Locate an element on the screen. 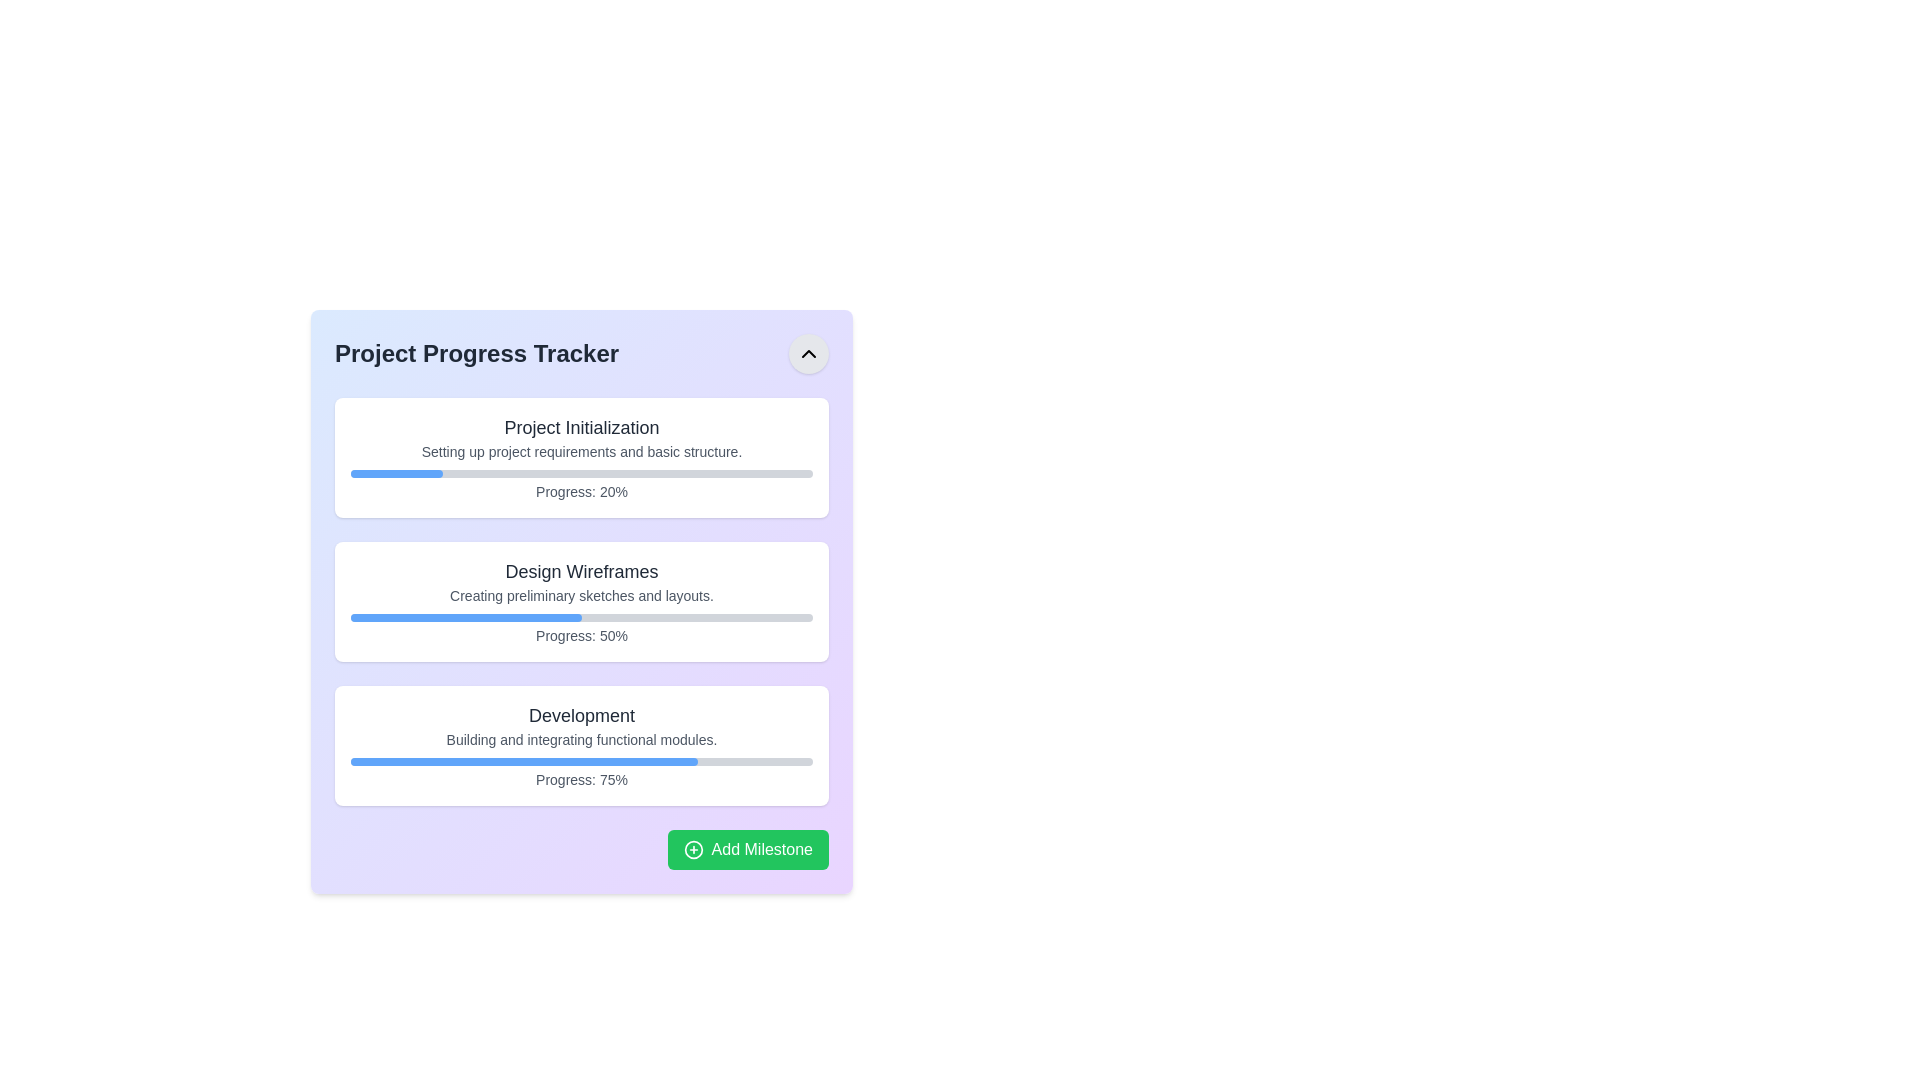  the progress visually on the filled part of the progress bar representing the 'Development' task, which indicates 75% completion is located at coordinates (524, 762).